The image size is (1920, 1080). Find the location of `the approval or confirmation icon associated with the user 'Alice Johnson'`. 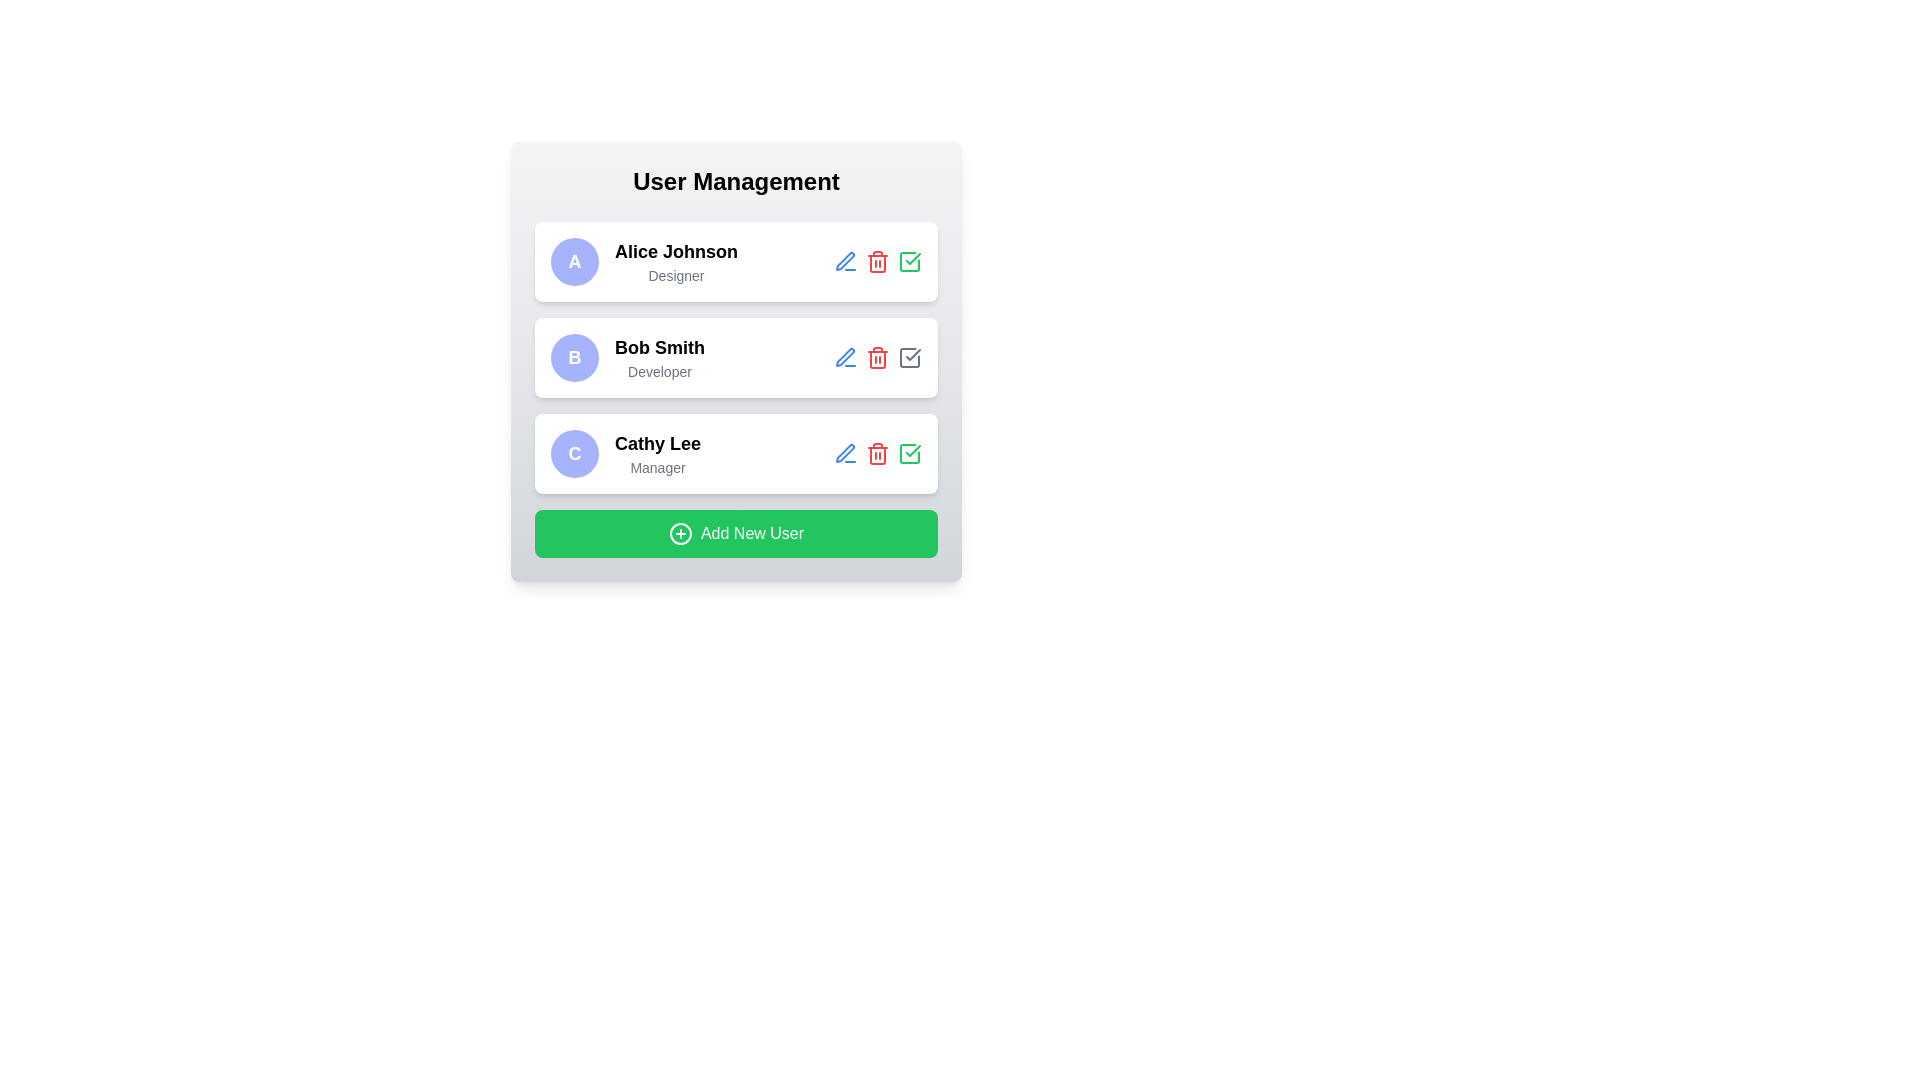

the approval or confirmation icon associated with the user 'Alice Johnson' is located at coordinates (909, 261).